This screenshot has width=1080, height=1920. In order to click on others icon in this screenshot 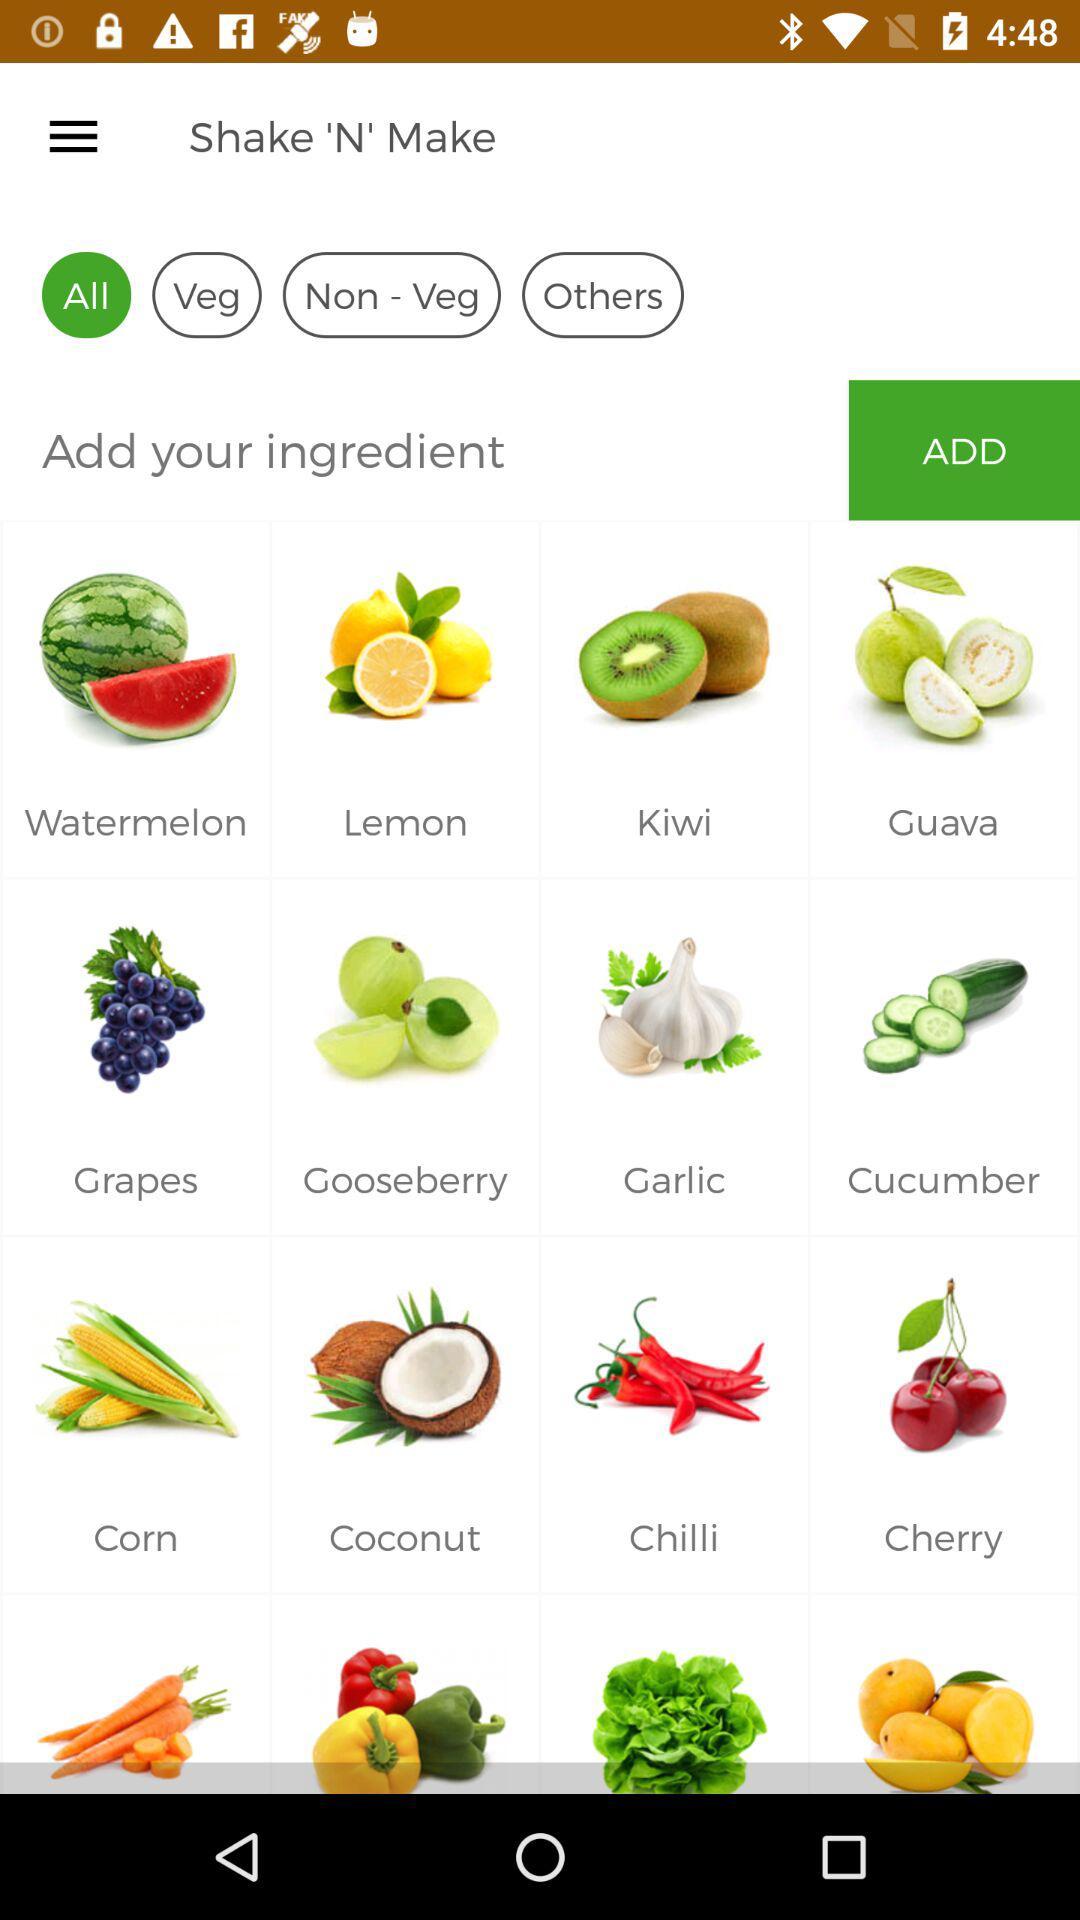, I will do `click(601, 294)`.